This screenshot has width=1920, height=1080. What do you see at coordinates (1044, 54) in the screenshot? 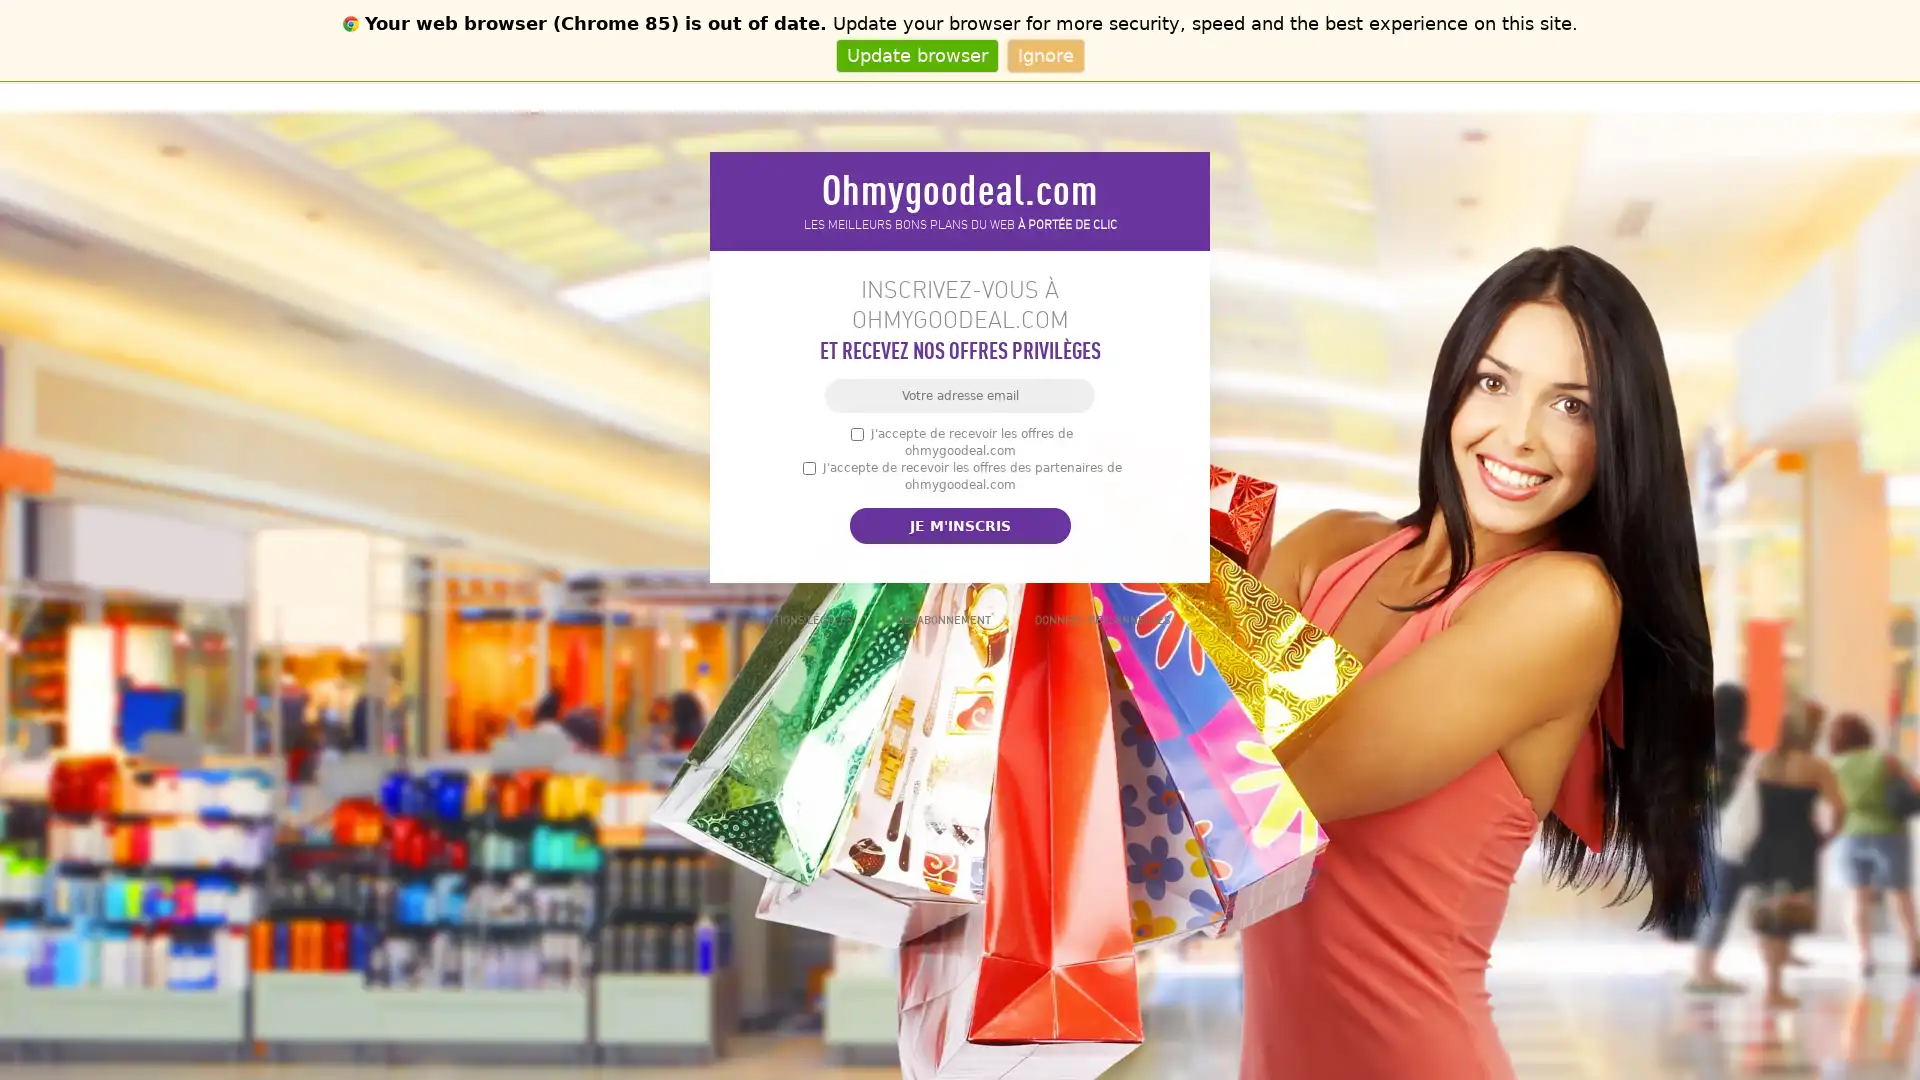
I see `Ignore` at bounding box center [1044, 54].